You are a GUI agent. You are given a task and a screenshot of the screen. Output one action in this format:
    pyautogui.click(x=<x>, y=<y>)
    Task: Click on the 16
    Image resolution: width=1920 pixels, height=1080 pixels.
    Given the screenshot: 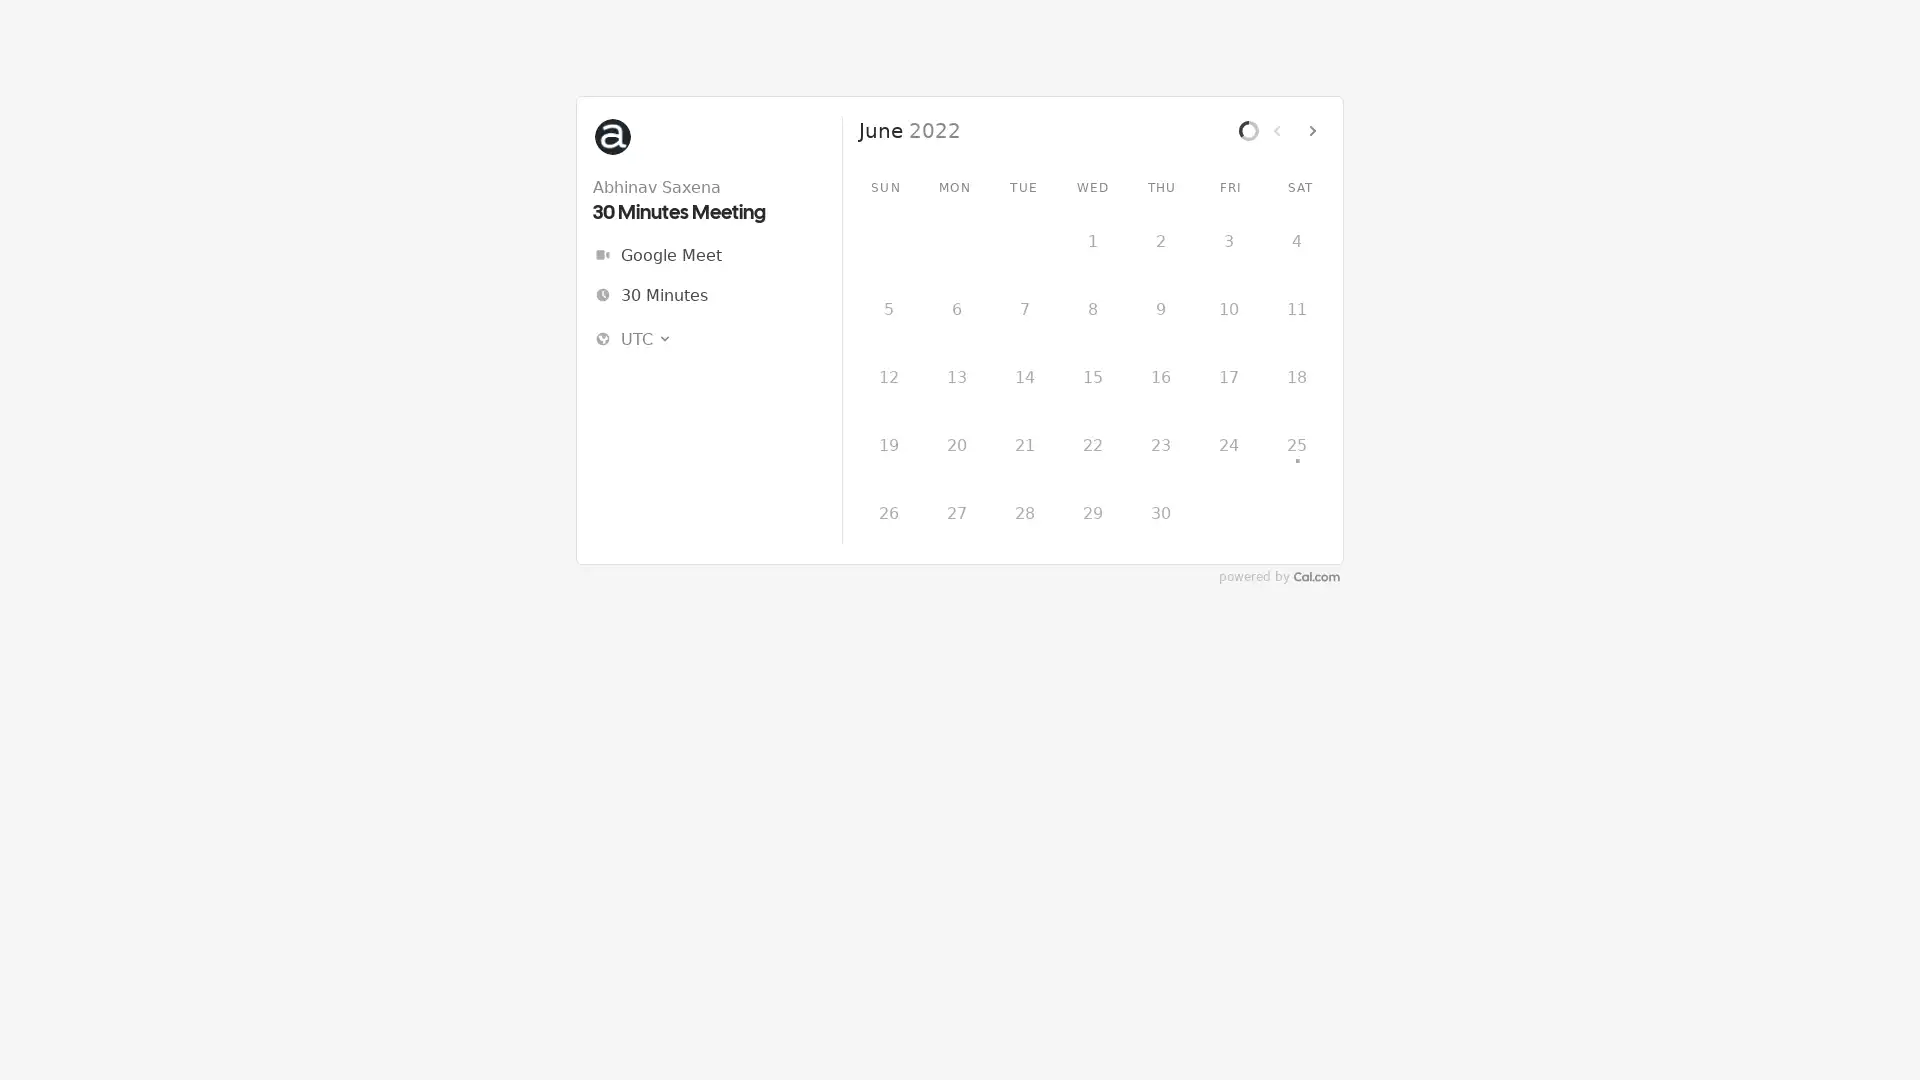 What is the action you would take?
    pyautogui.click(x=1161, y=377)
    